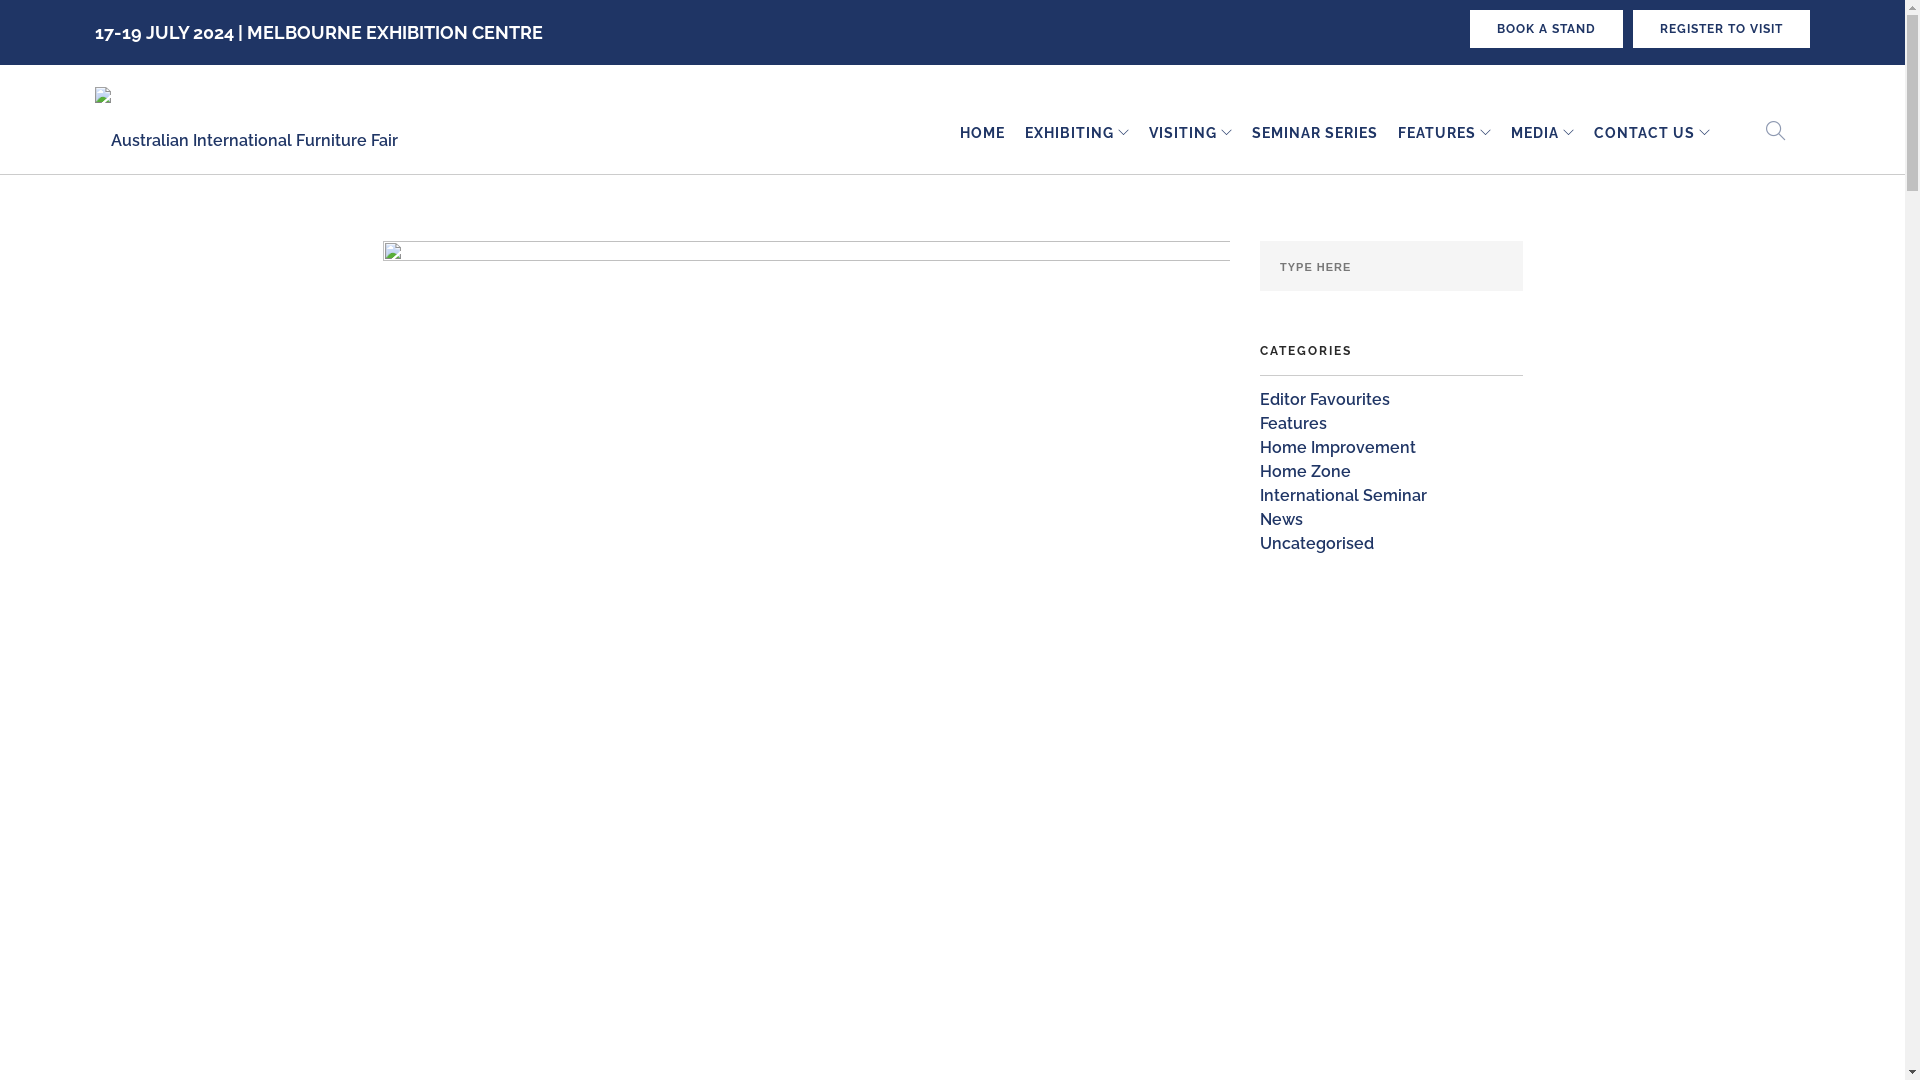 This screenshot has height=1080, width=1920. What do you see at coordinates (1632, 29) in the screenshot?
I see `'REGISTER TO VISIT'` at bounding box center [1632, 29].